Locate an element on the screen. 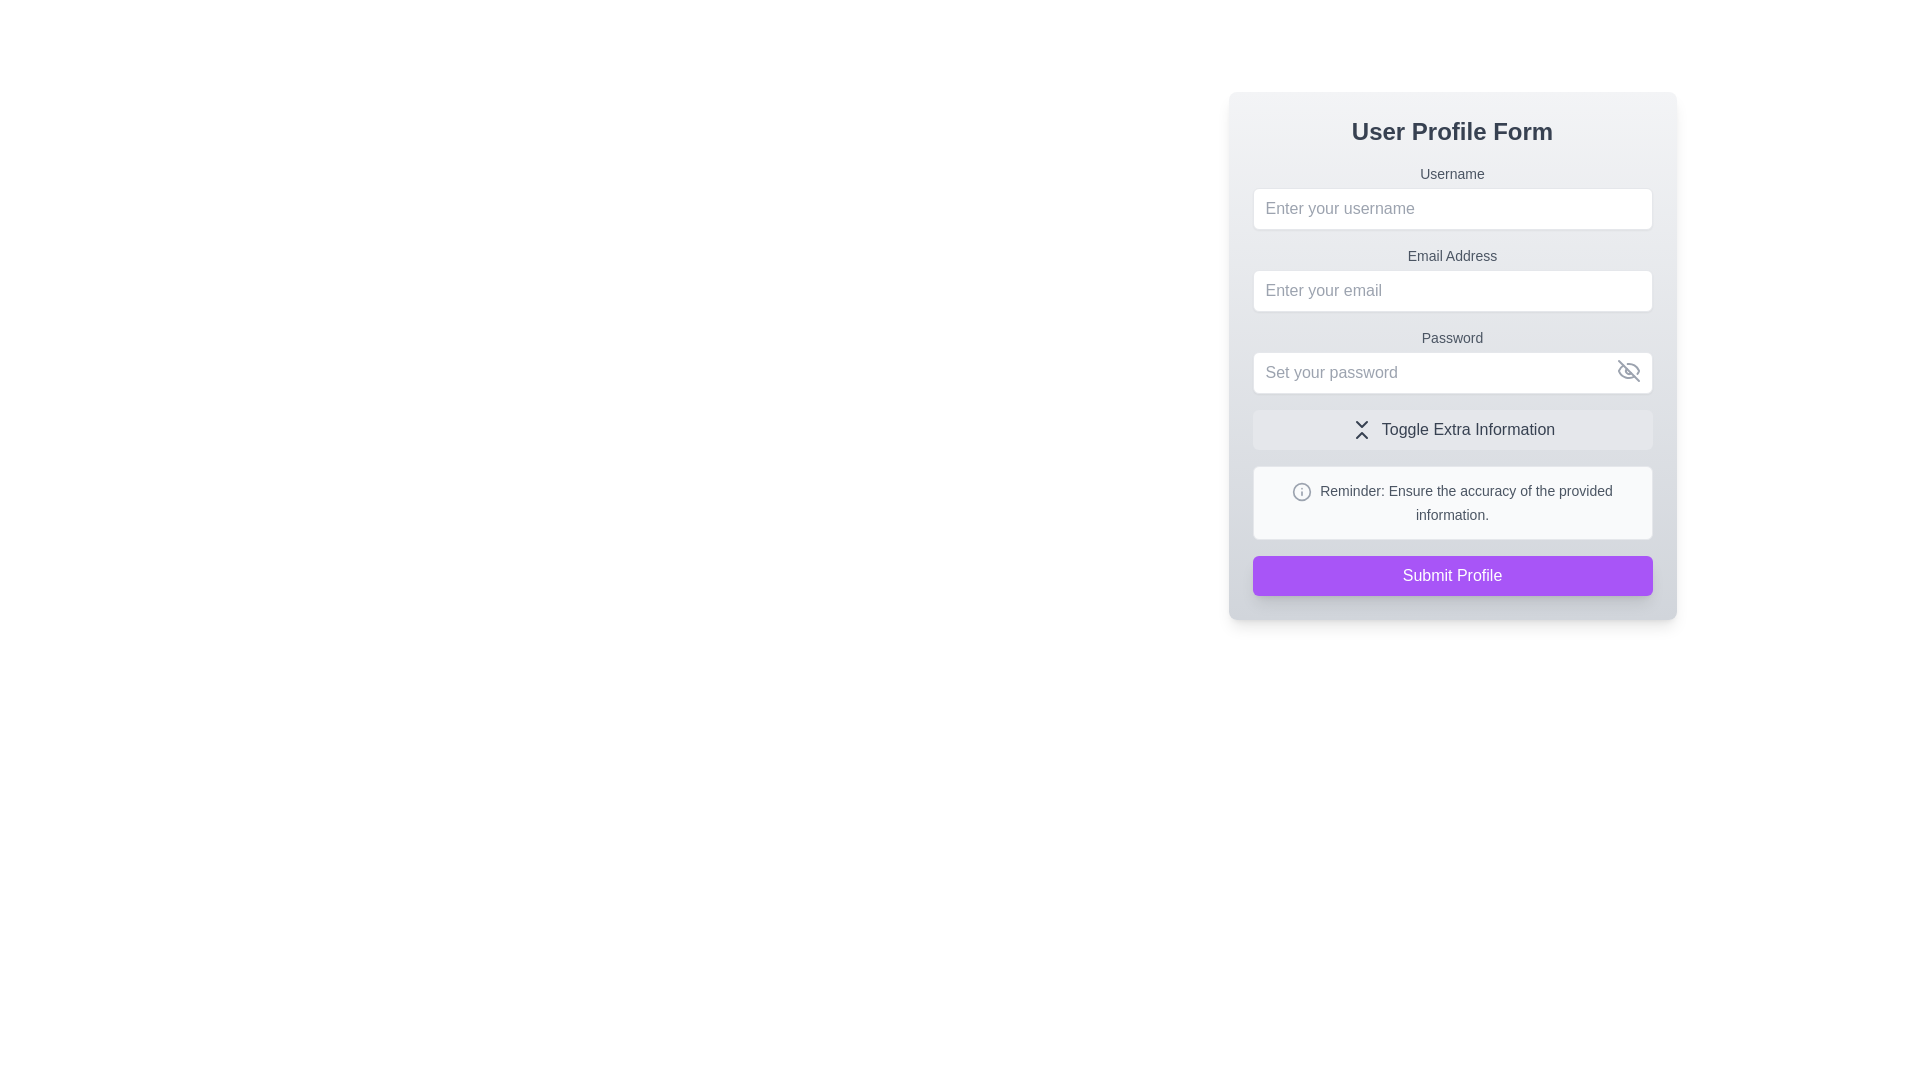 Image resolution: width=1920 pixels, height=1080 pixels. inside the email address input field located in the User Profile Form, which is the second input field below the Username field is located at coordinates (1452, 278).